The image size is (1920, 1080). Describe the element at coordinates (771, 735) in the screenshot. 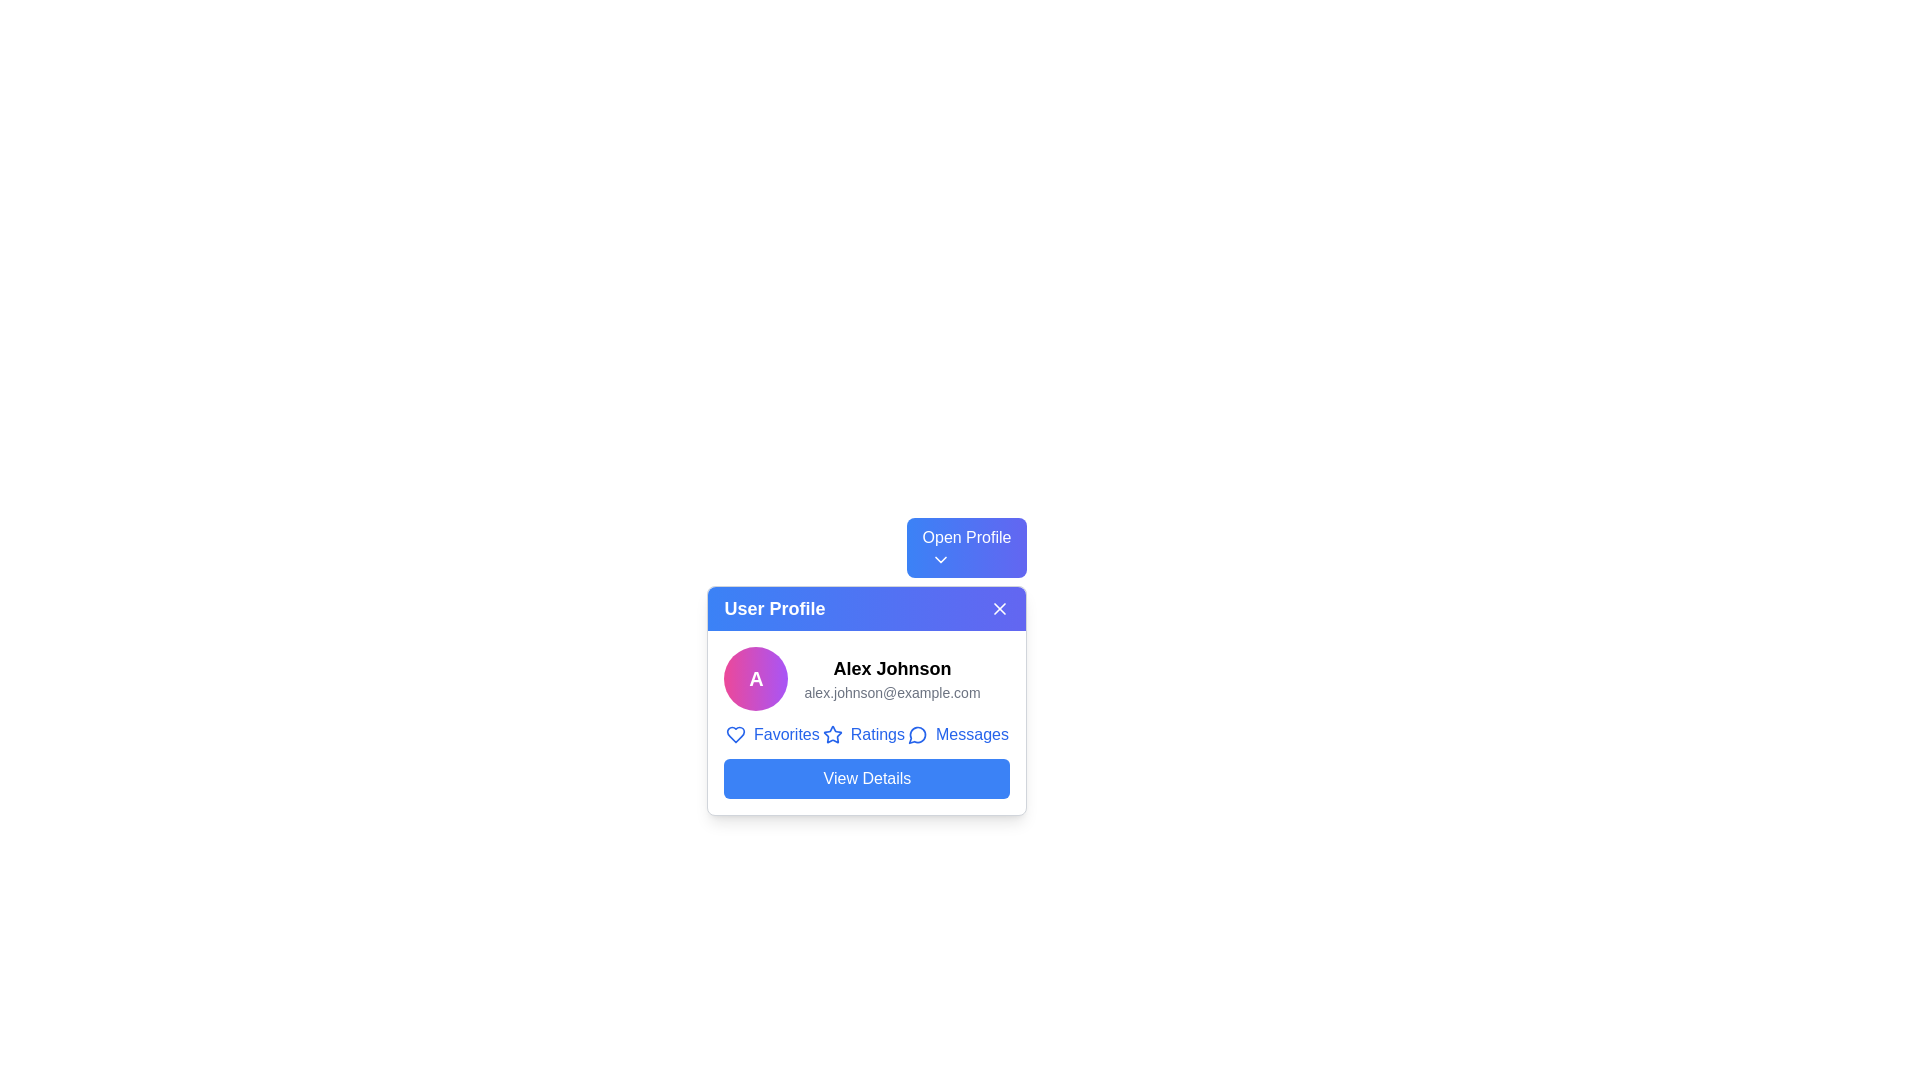

I see `the blue 'Favorites' label with a heart icon` at that location.